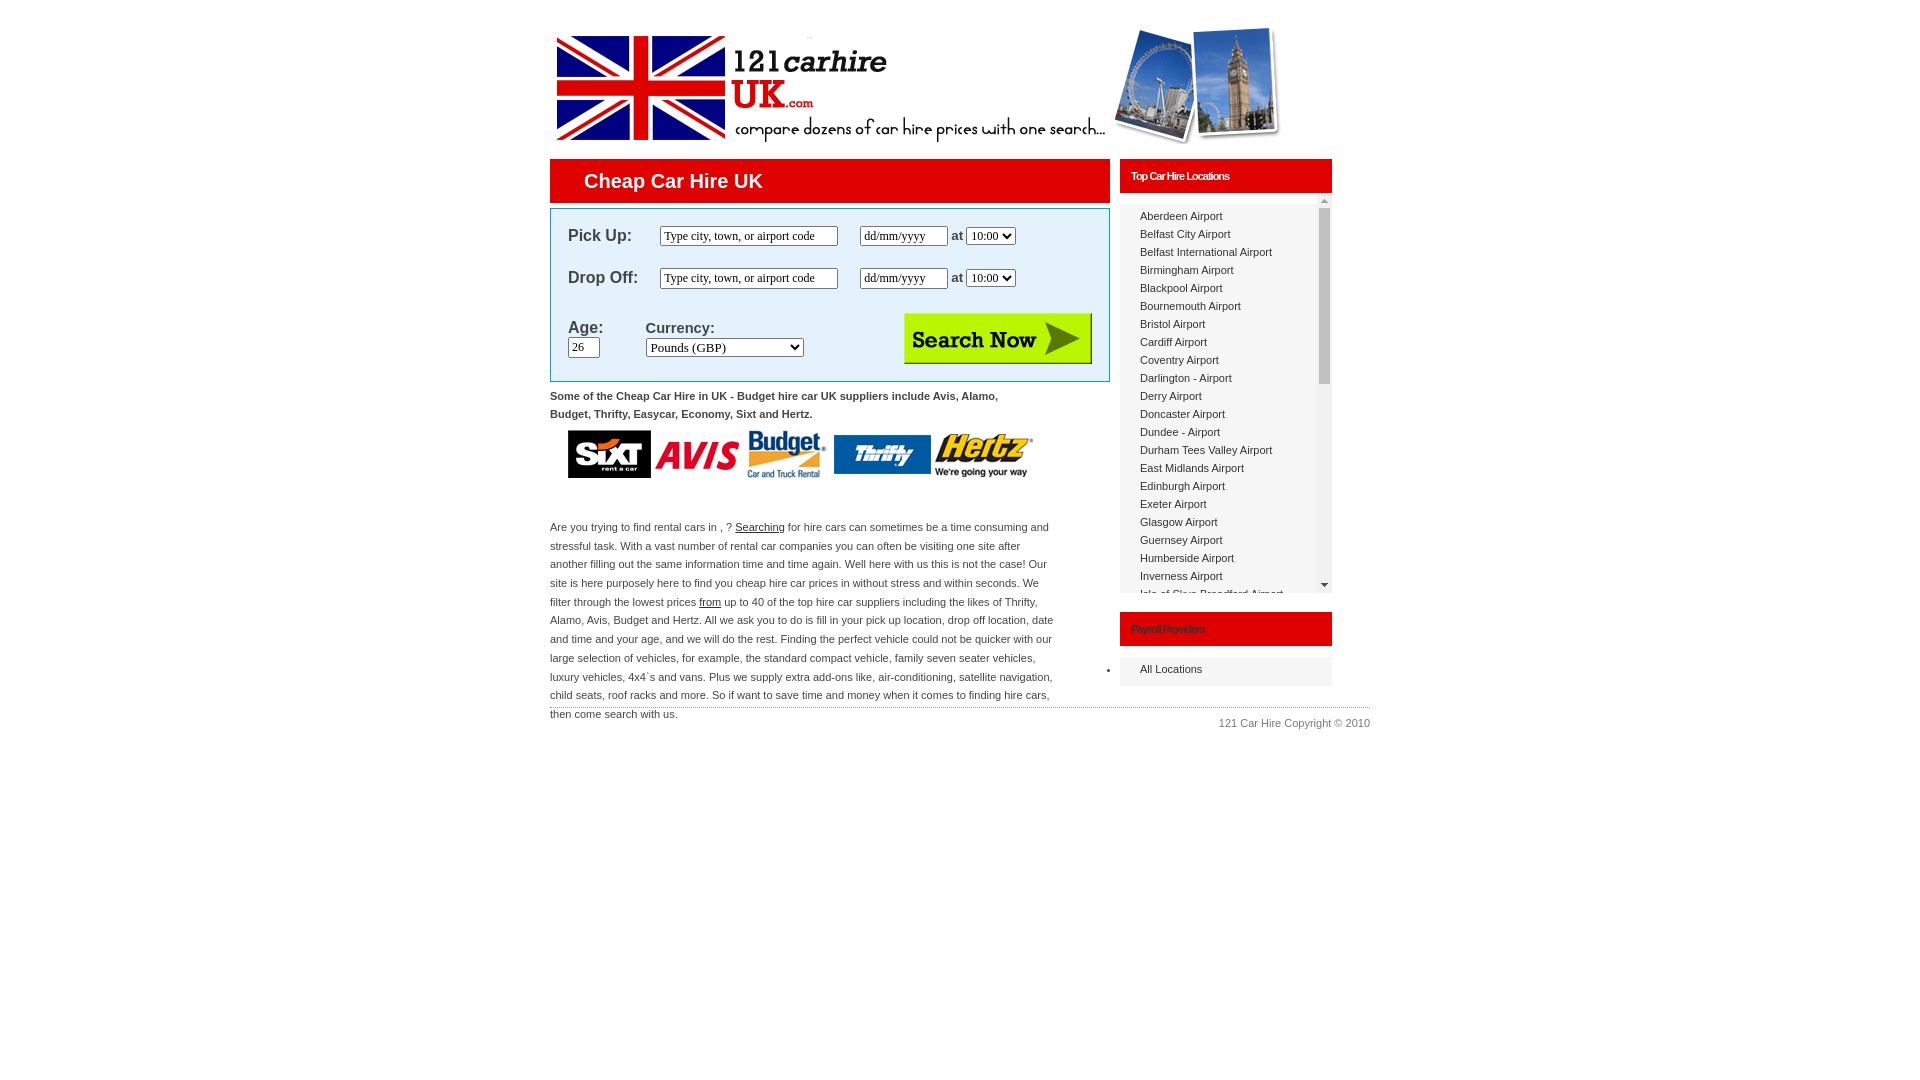  What do you see at coordinates (1140, 341) in the screenshot?
I see `'Cardiff Airport'` at bounding box center [1140, 341].